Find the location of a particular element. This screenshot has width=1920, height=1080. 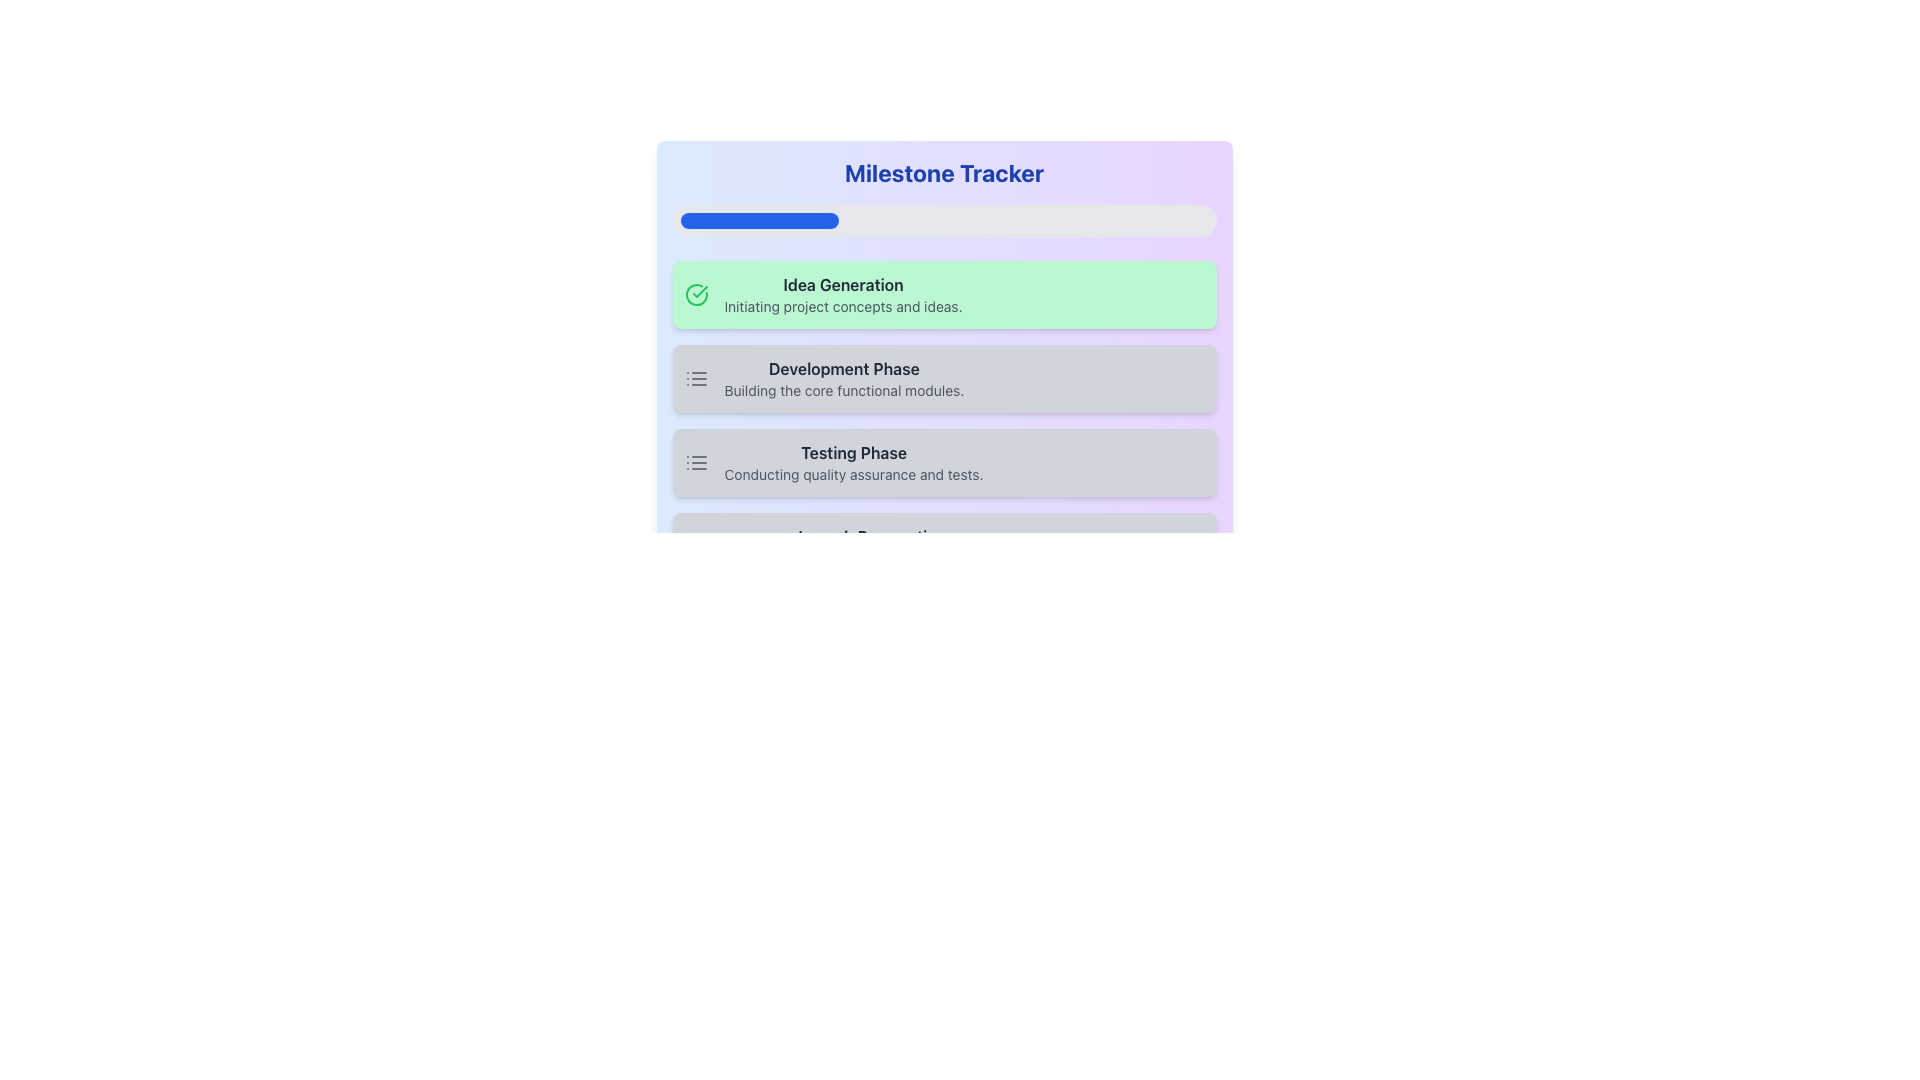

the progress bar is located at coordinates (1183, 220).